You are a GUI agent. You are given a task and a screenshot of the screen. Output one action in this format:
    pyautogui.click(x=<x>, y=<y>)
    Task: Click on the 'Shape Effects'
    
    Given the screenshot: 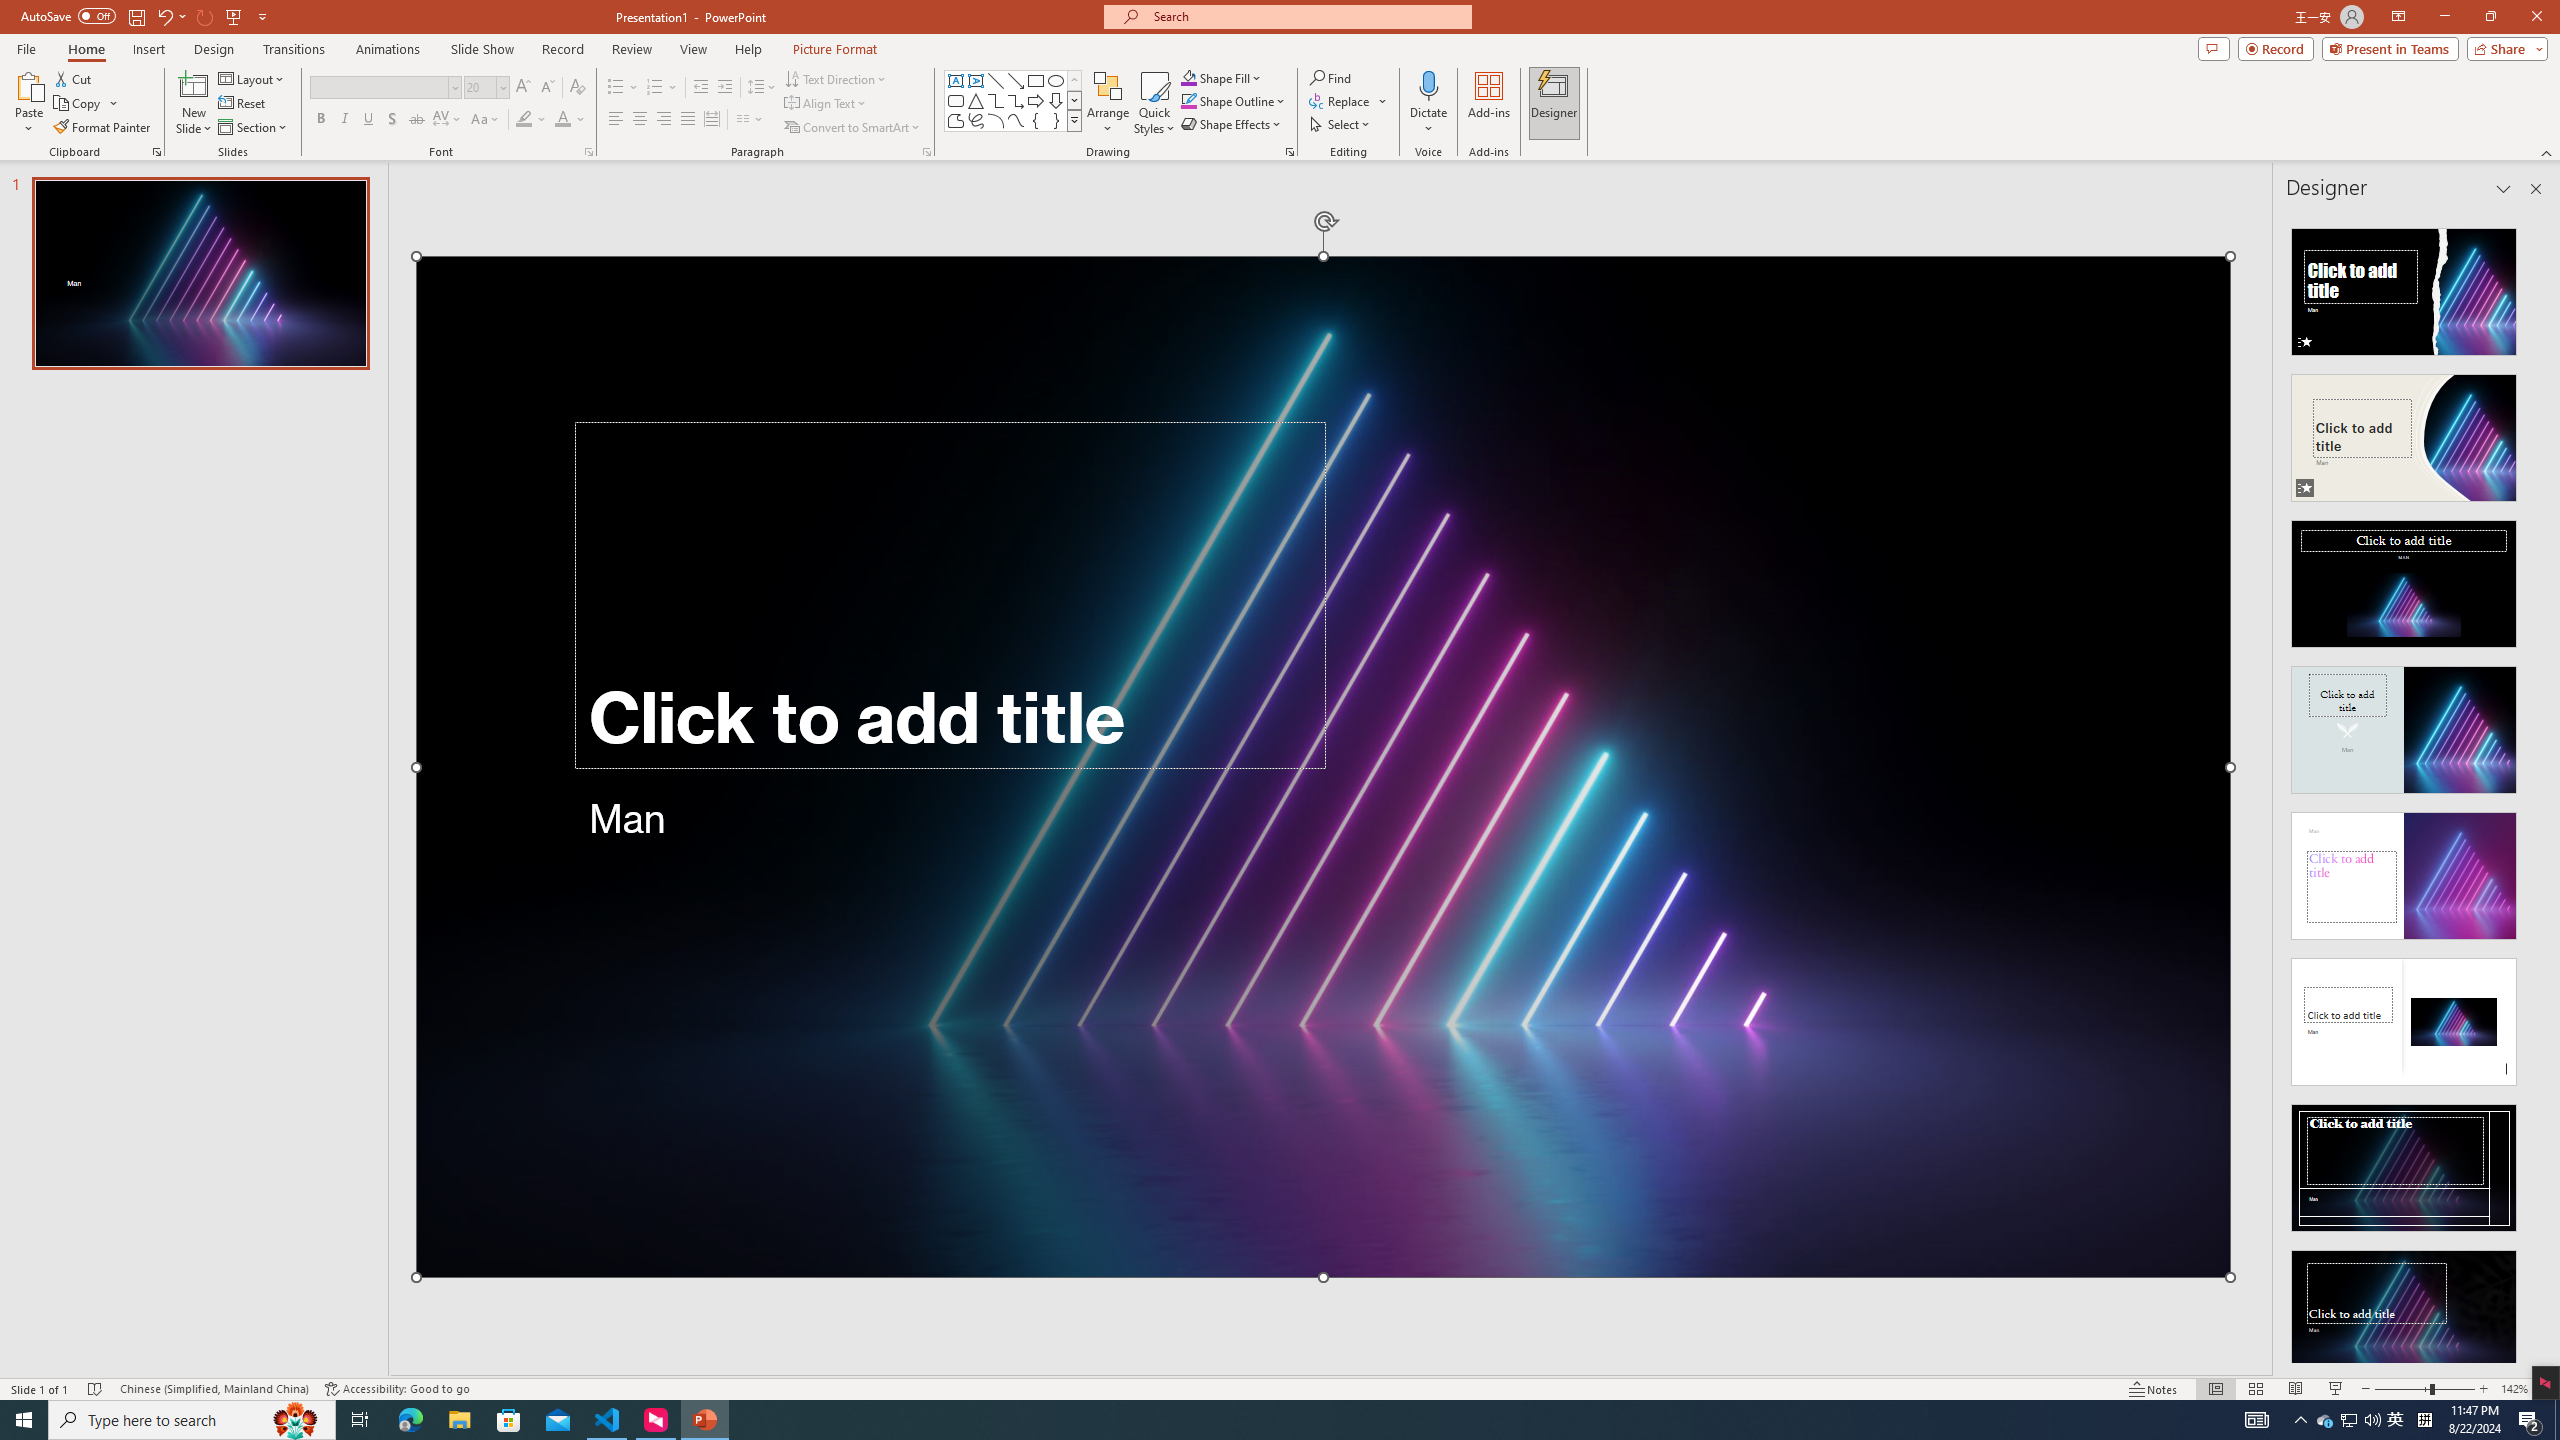 What is the action you would take?
    pyautogui.click(x=1231, y=122)
    